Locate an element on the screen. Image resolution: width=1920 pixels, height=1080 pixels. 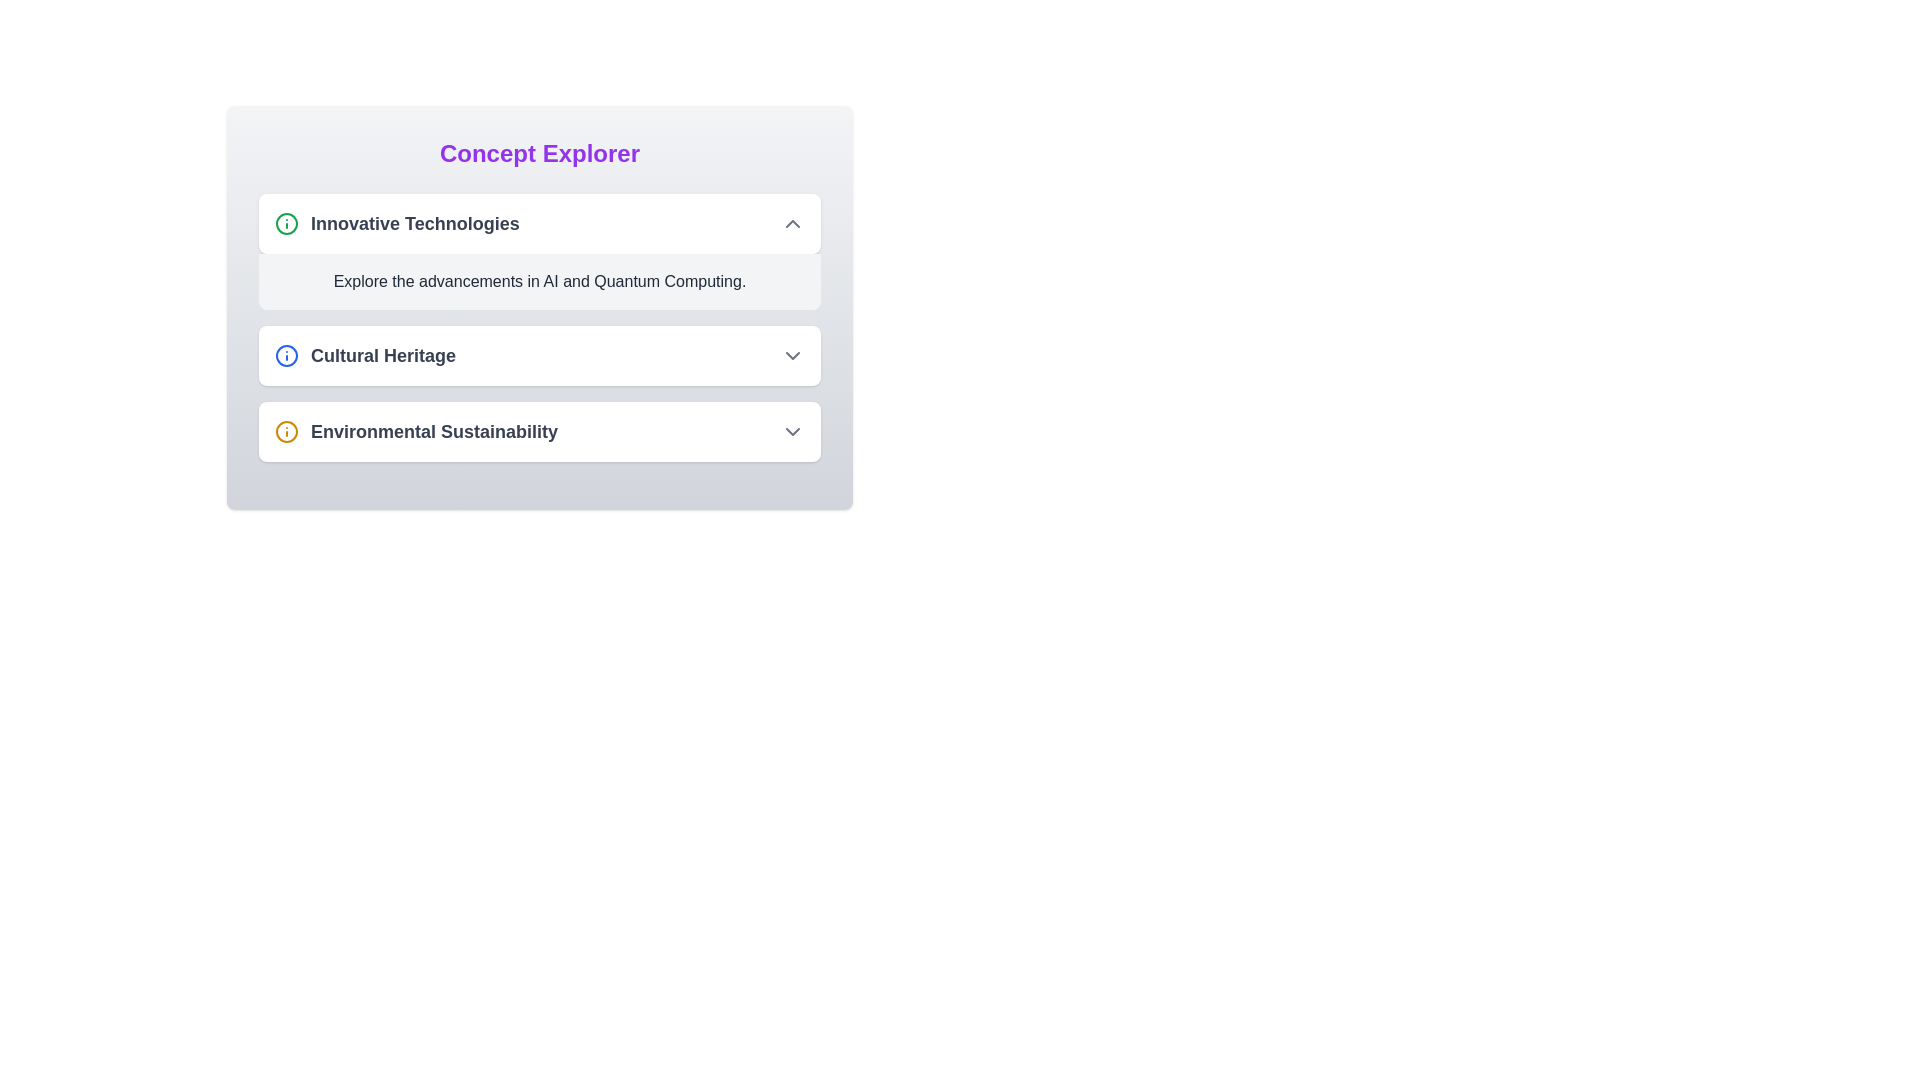
the title text display element that serves as a heading for the section, located centrally near the top of the interface above 'Innovative Technologies', 'Cultural Heritage', and 'Environmental Sustainability' is located at coordinates (539, 153).